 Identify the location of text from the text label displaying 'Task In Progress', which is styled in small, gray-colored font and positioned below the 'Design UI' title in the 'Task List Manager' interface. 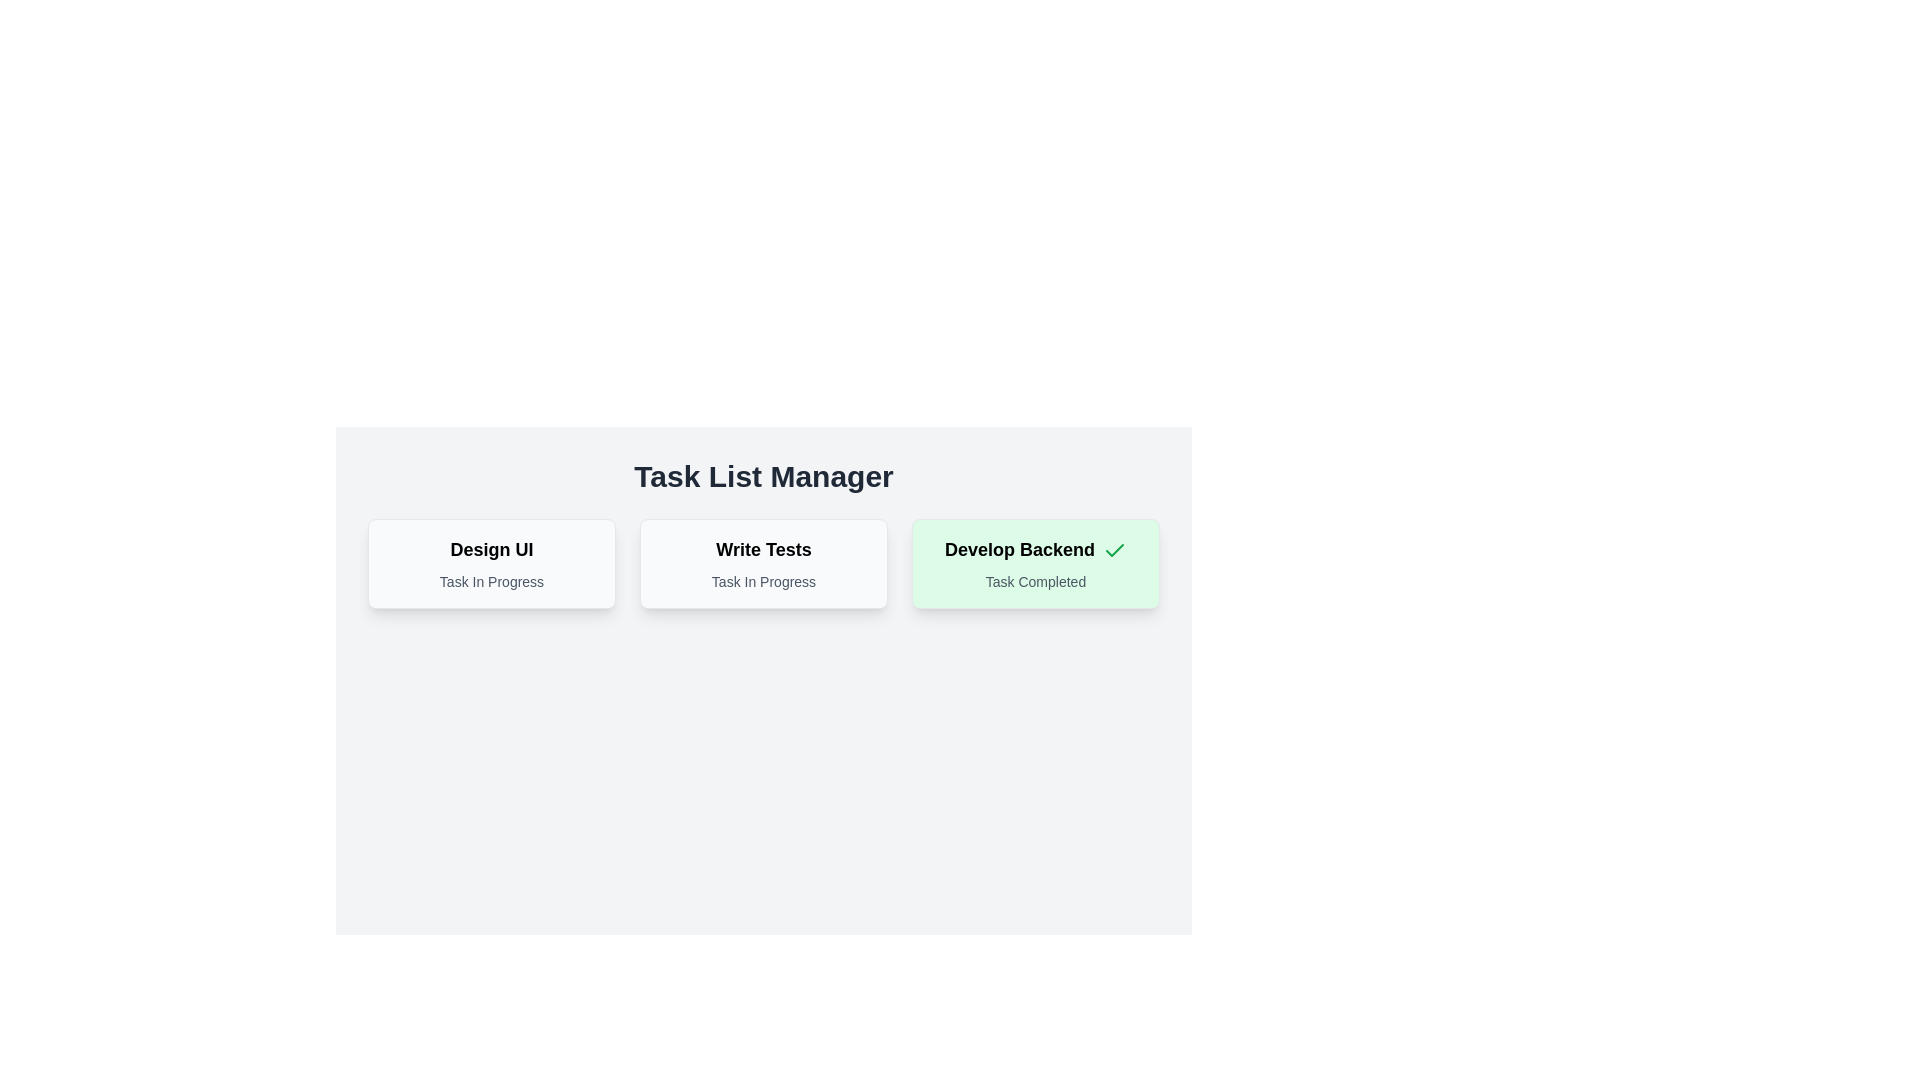
(491, 582).